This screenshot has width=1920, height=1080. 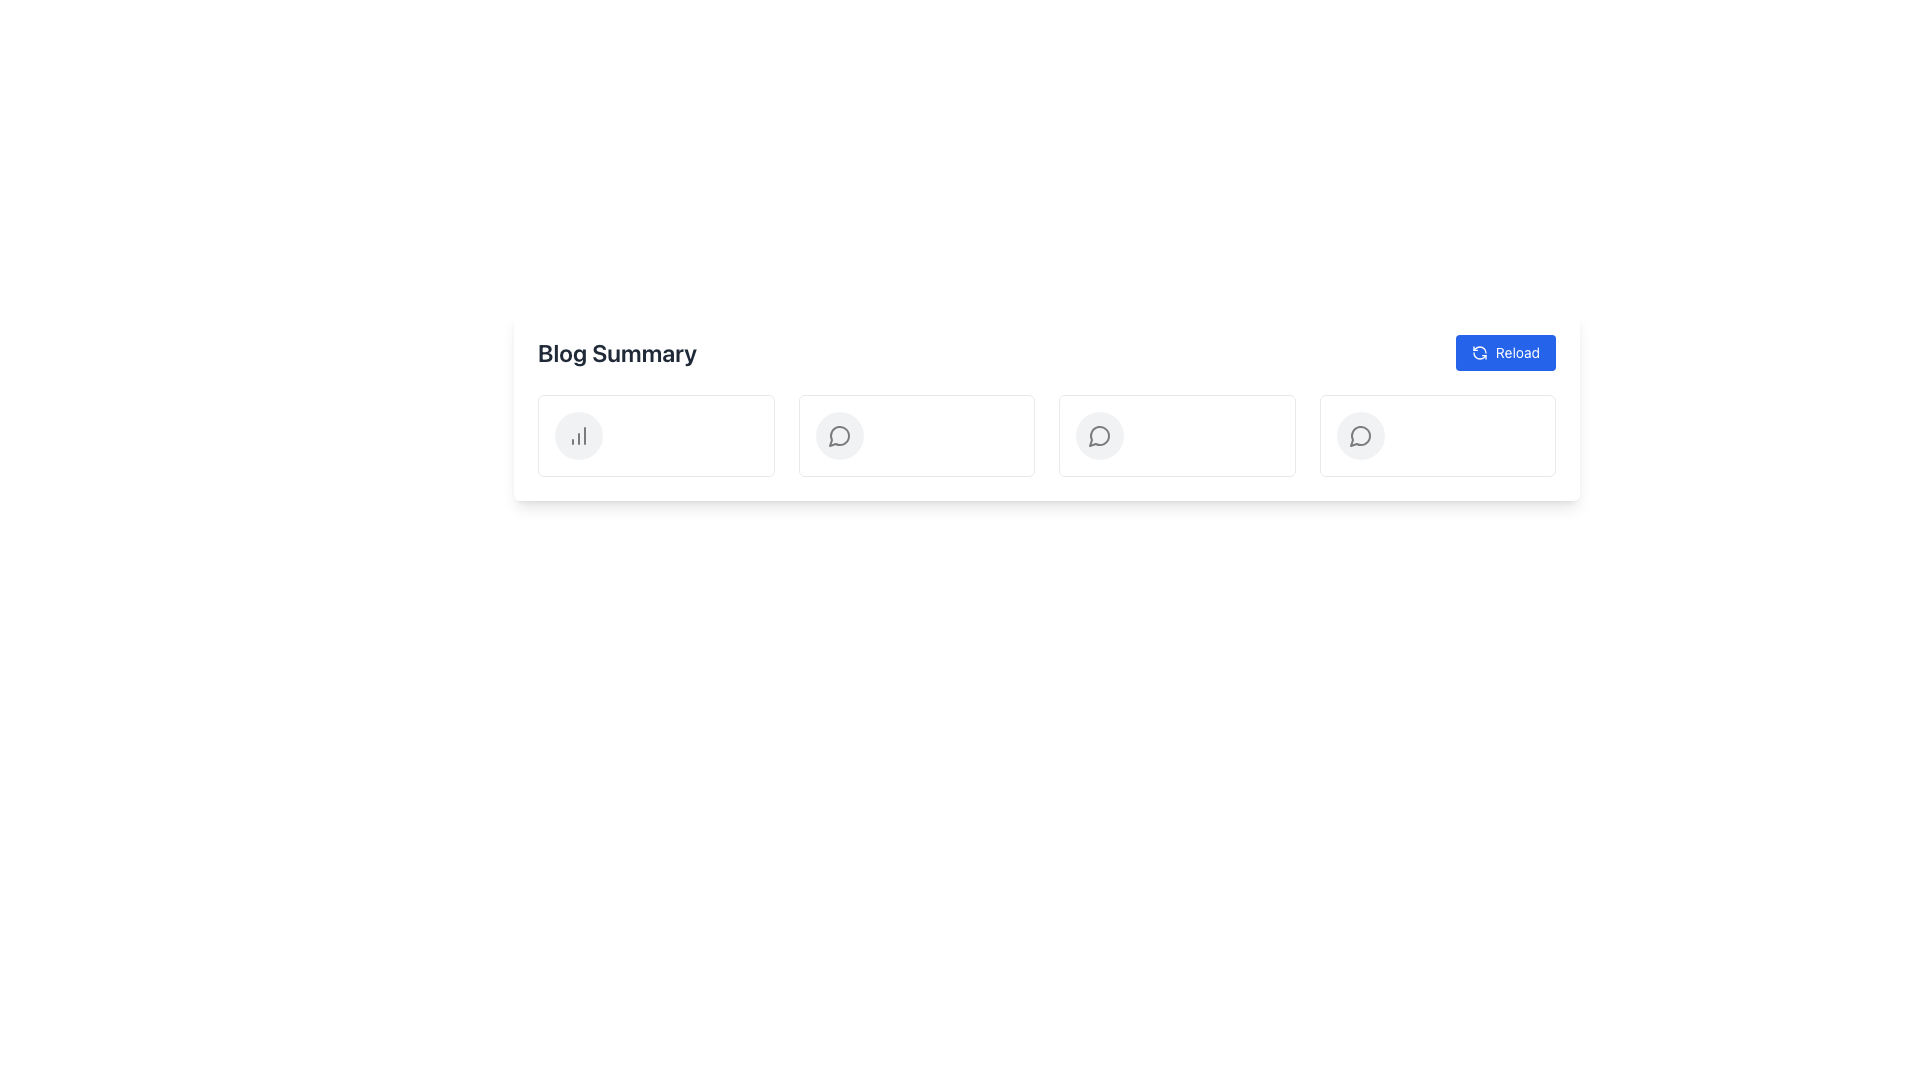 I want to click on the messaging icon located in the second box below the 'Blog Summary' header, so click(x=839, y=434).